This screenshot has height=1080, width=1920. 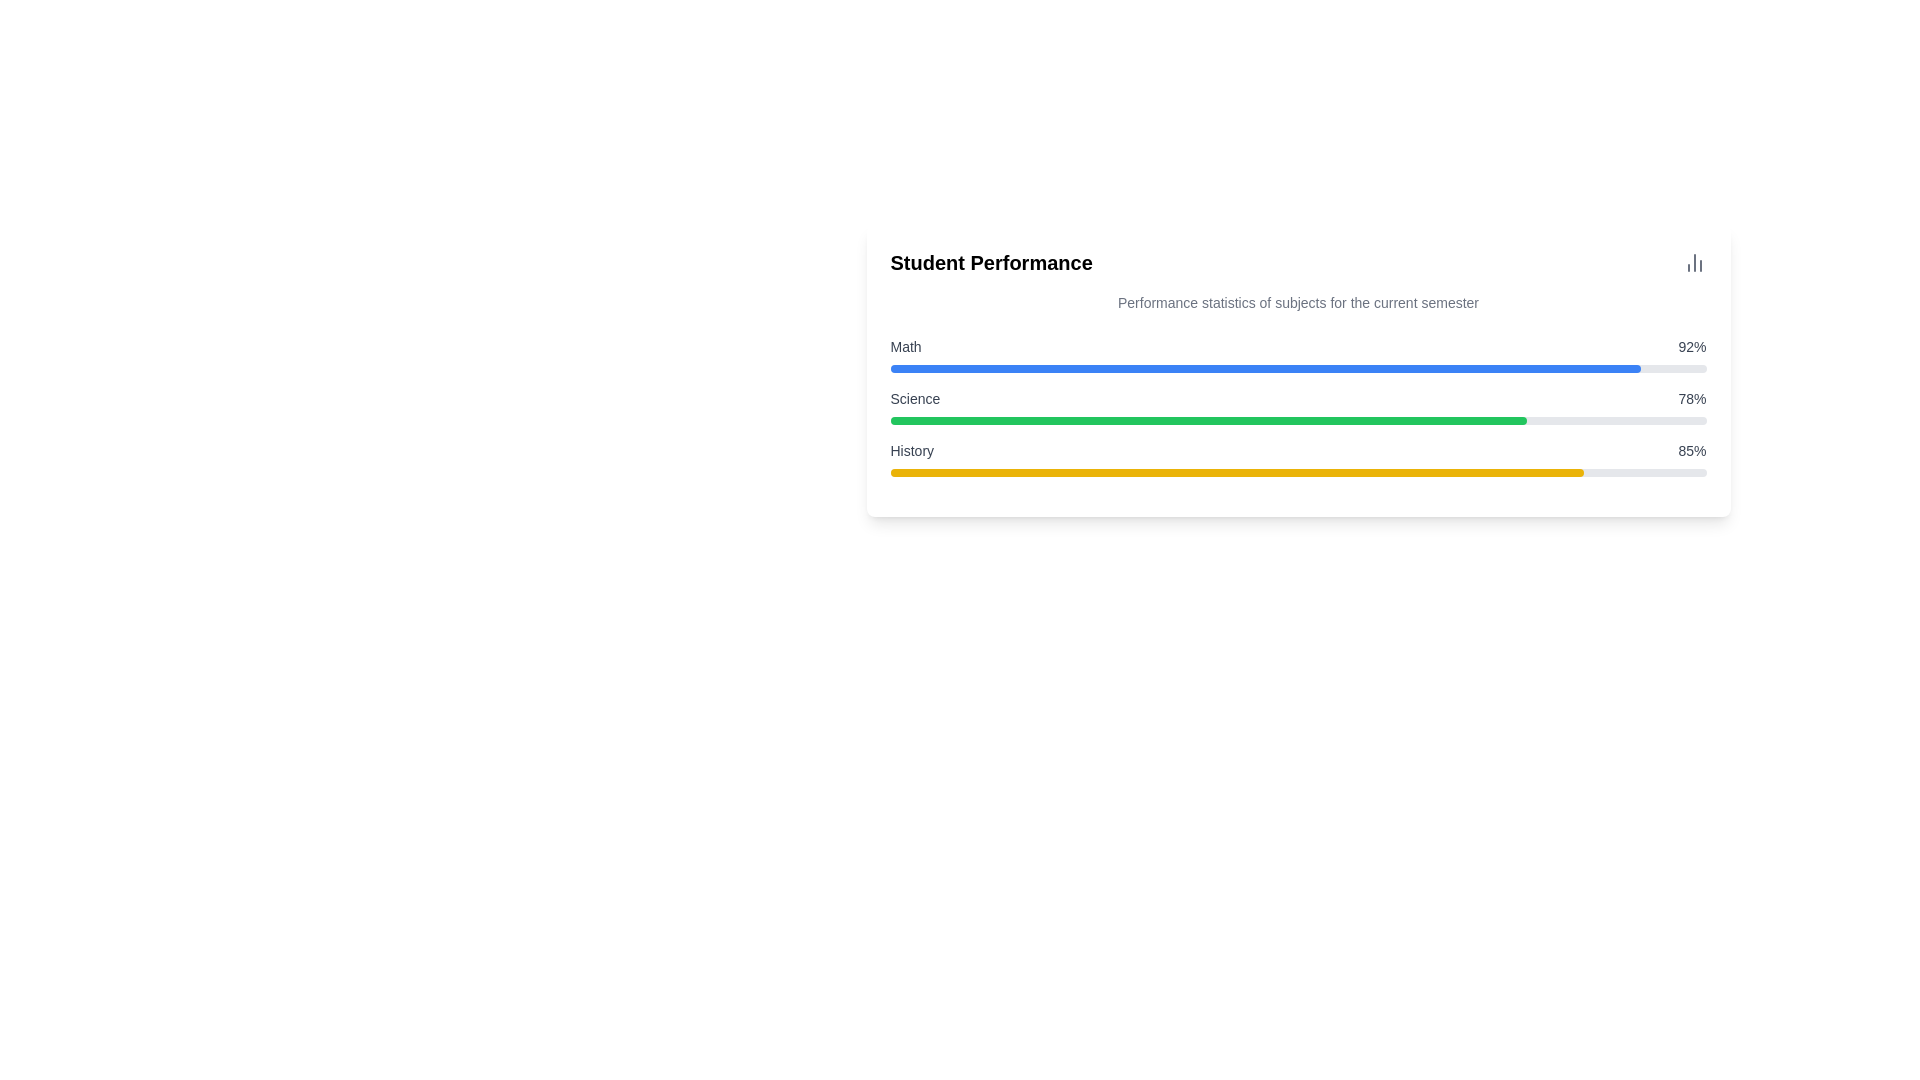 What do you see at coordinates (1264, 369) in the screenshot?
I see `the progress bar fill indicator that visually represents the 92% completion for the 'Math' subject, located just below the 'Student Performance' title` at bounding box center [1264, 369].